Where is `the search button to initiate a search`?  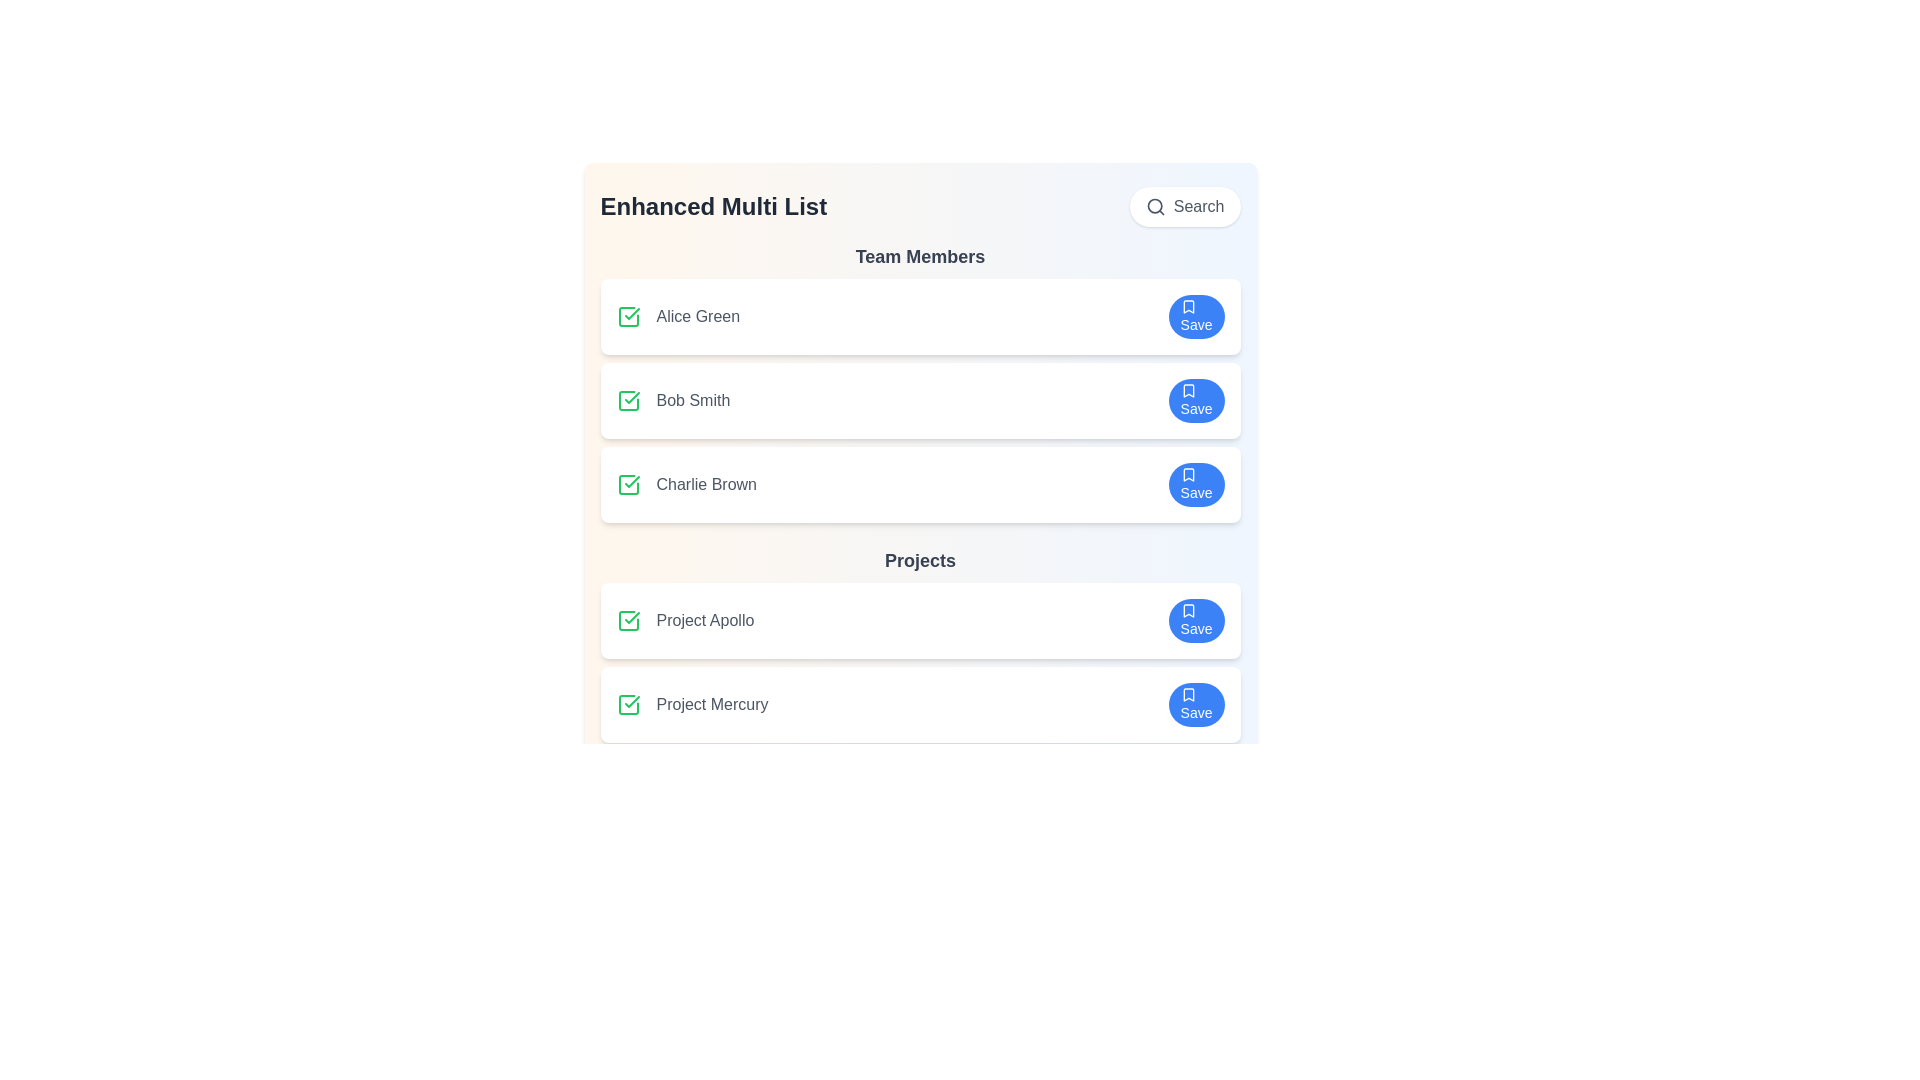 the search button to initiate a search is located at coordinates (1185, 207).